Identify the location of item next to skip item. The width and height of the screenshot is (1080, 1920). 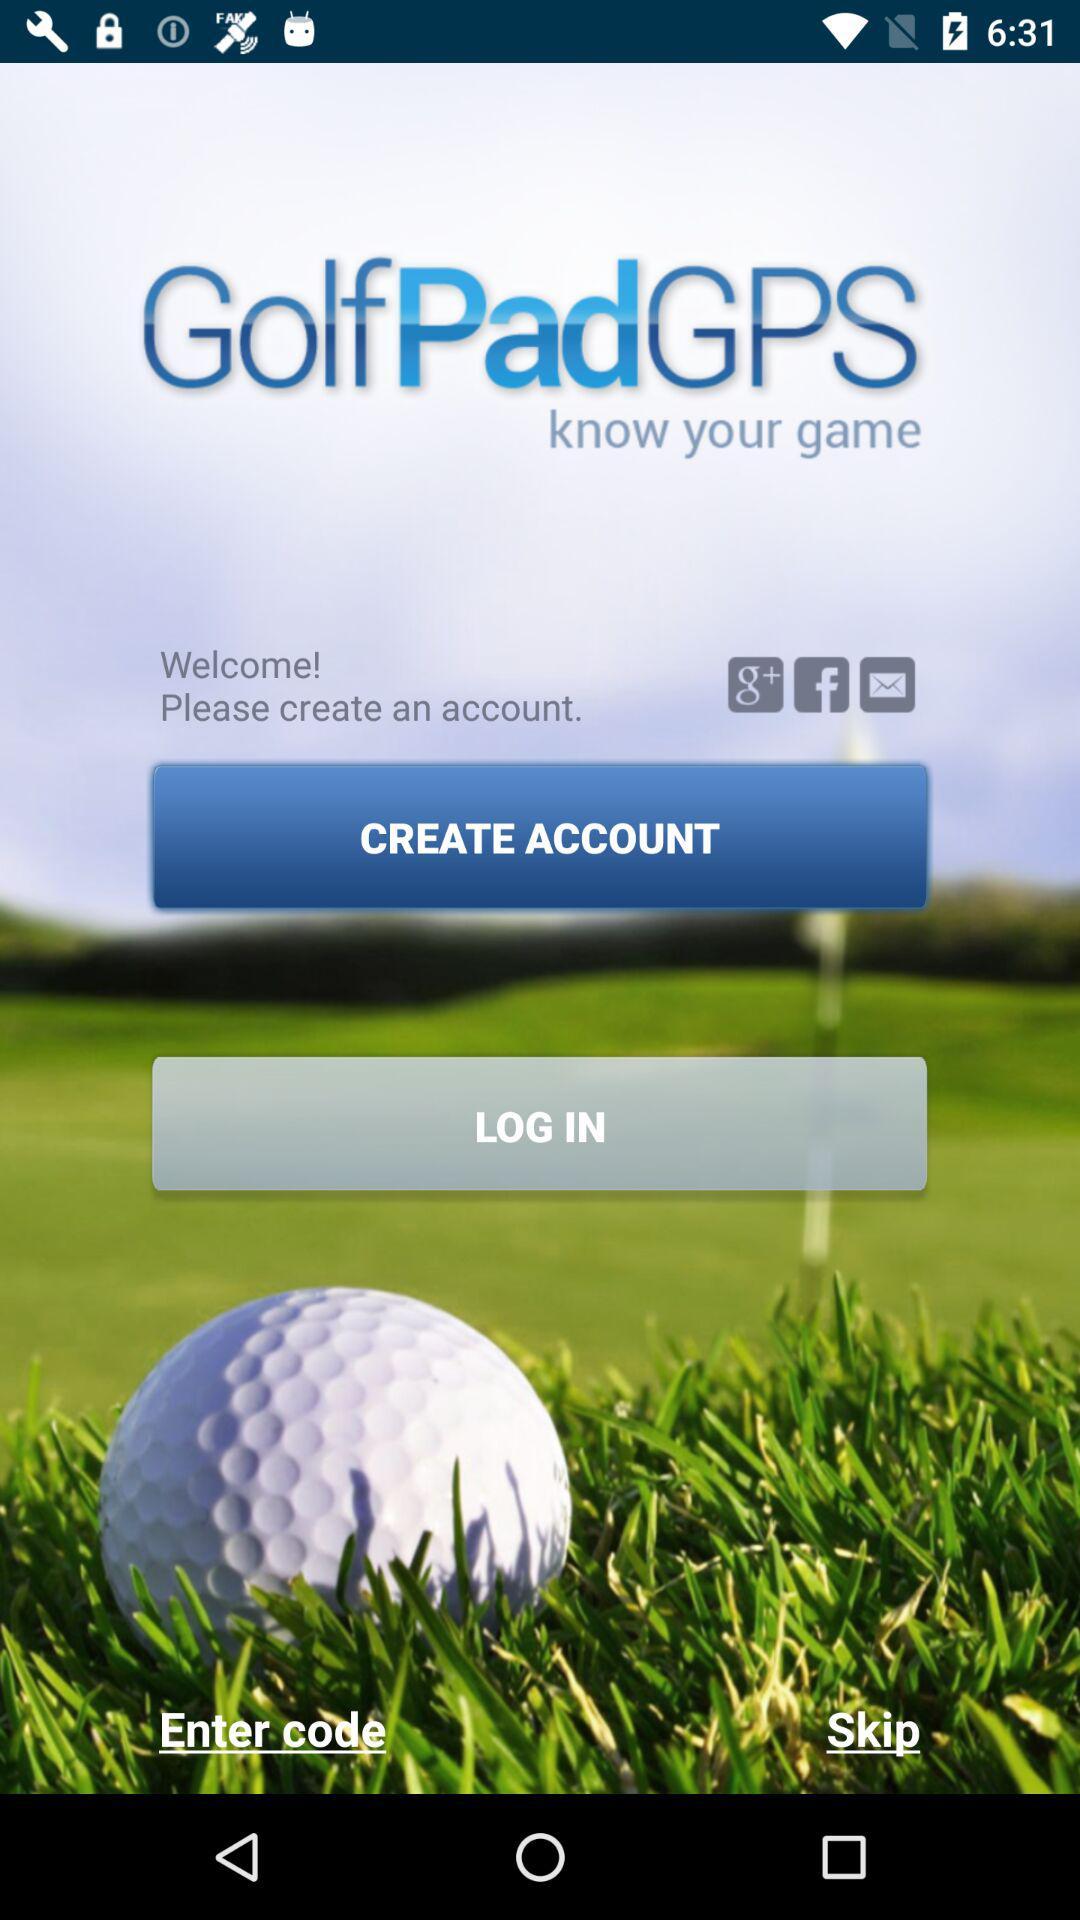
(348, 1727).